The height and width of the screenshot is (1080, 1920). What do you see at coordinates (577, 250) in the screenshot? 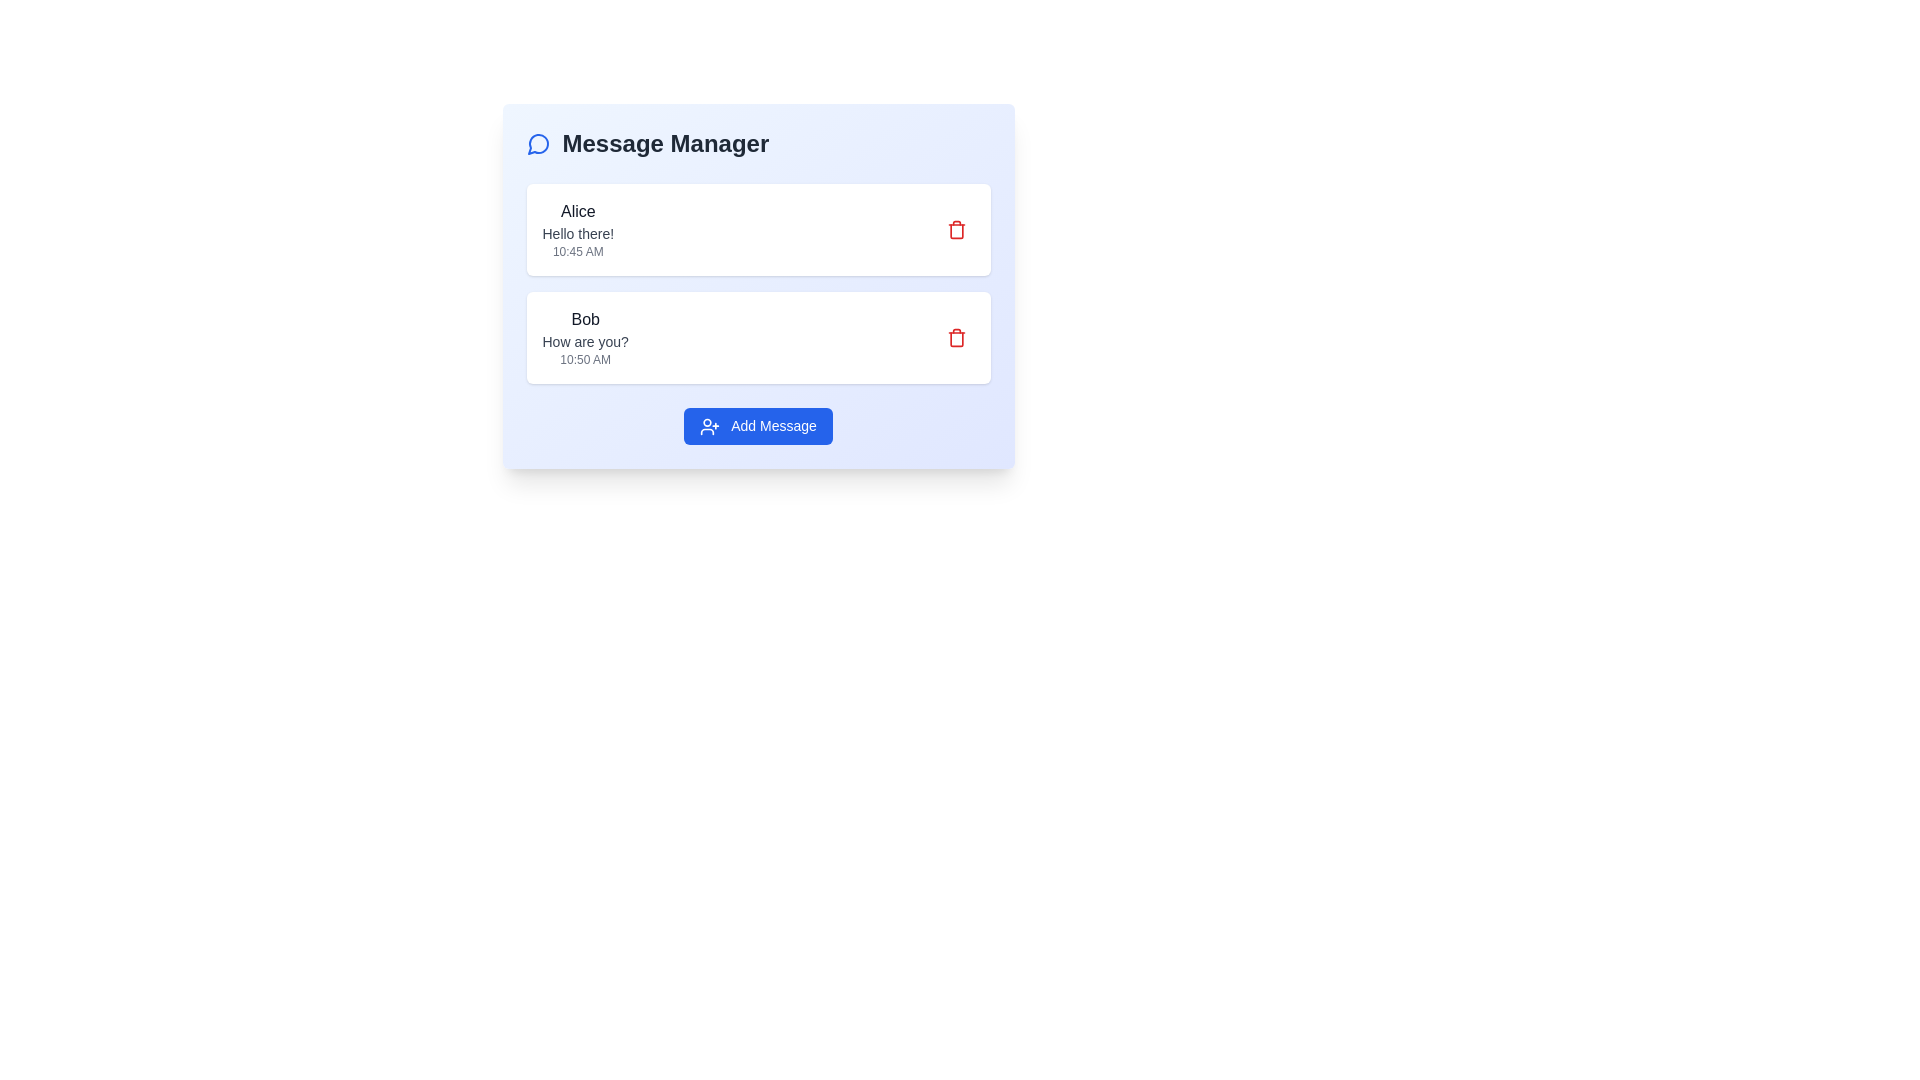
I see `the timestamp text label located in the lower-right area of the message card associated with 'Alice'` at bounding box center [577, 250].